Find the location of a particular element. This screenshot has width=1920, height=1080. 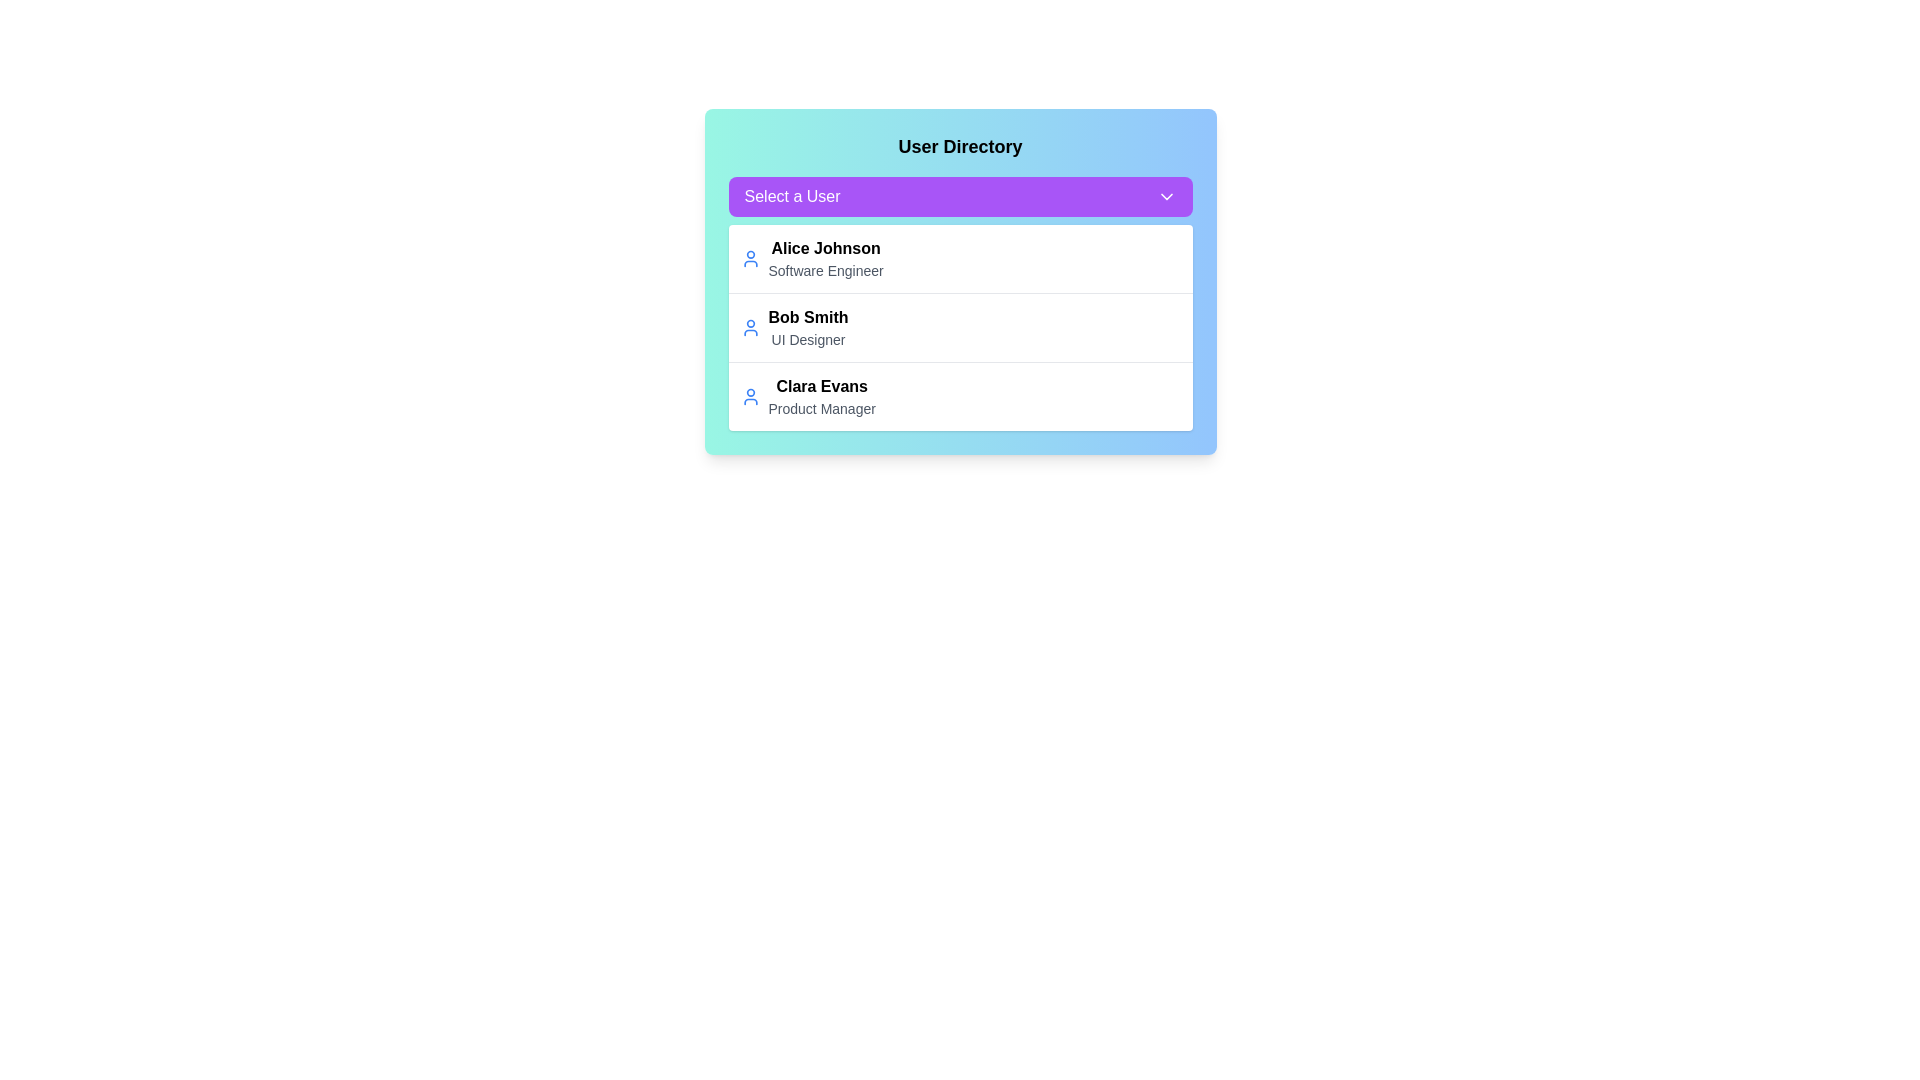

the text display that shows 'Bob Smith' in the user directory interface, which is the second item in the user entries list under the 'Select a User' dropdown is located at coordinates (808, 316).